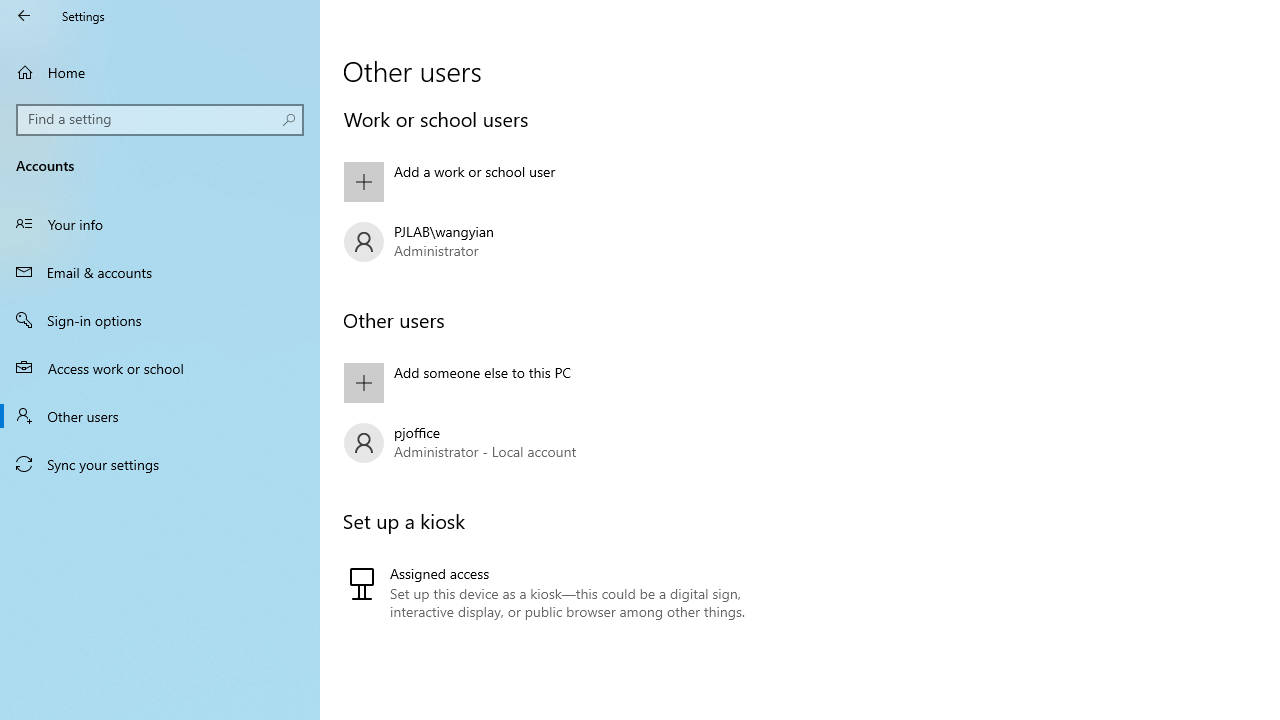 This screenshot has width=1280, height=720. I want to click on 'Sign-in options', so click(160, 319).